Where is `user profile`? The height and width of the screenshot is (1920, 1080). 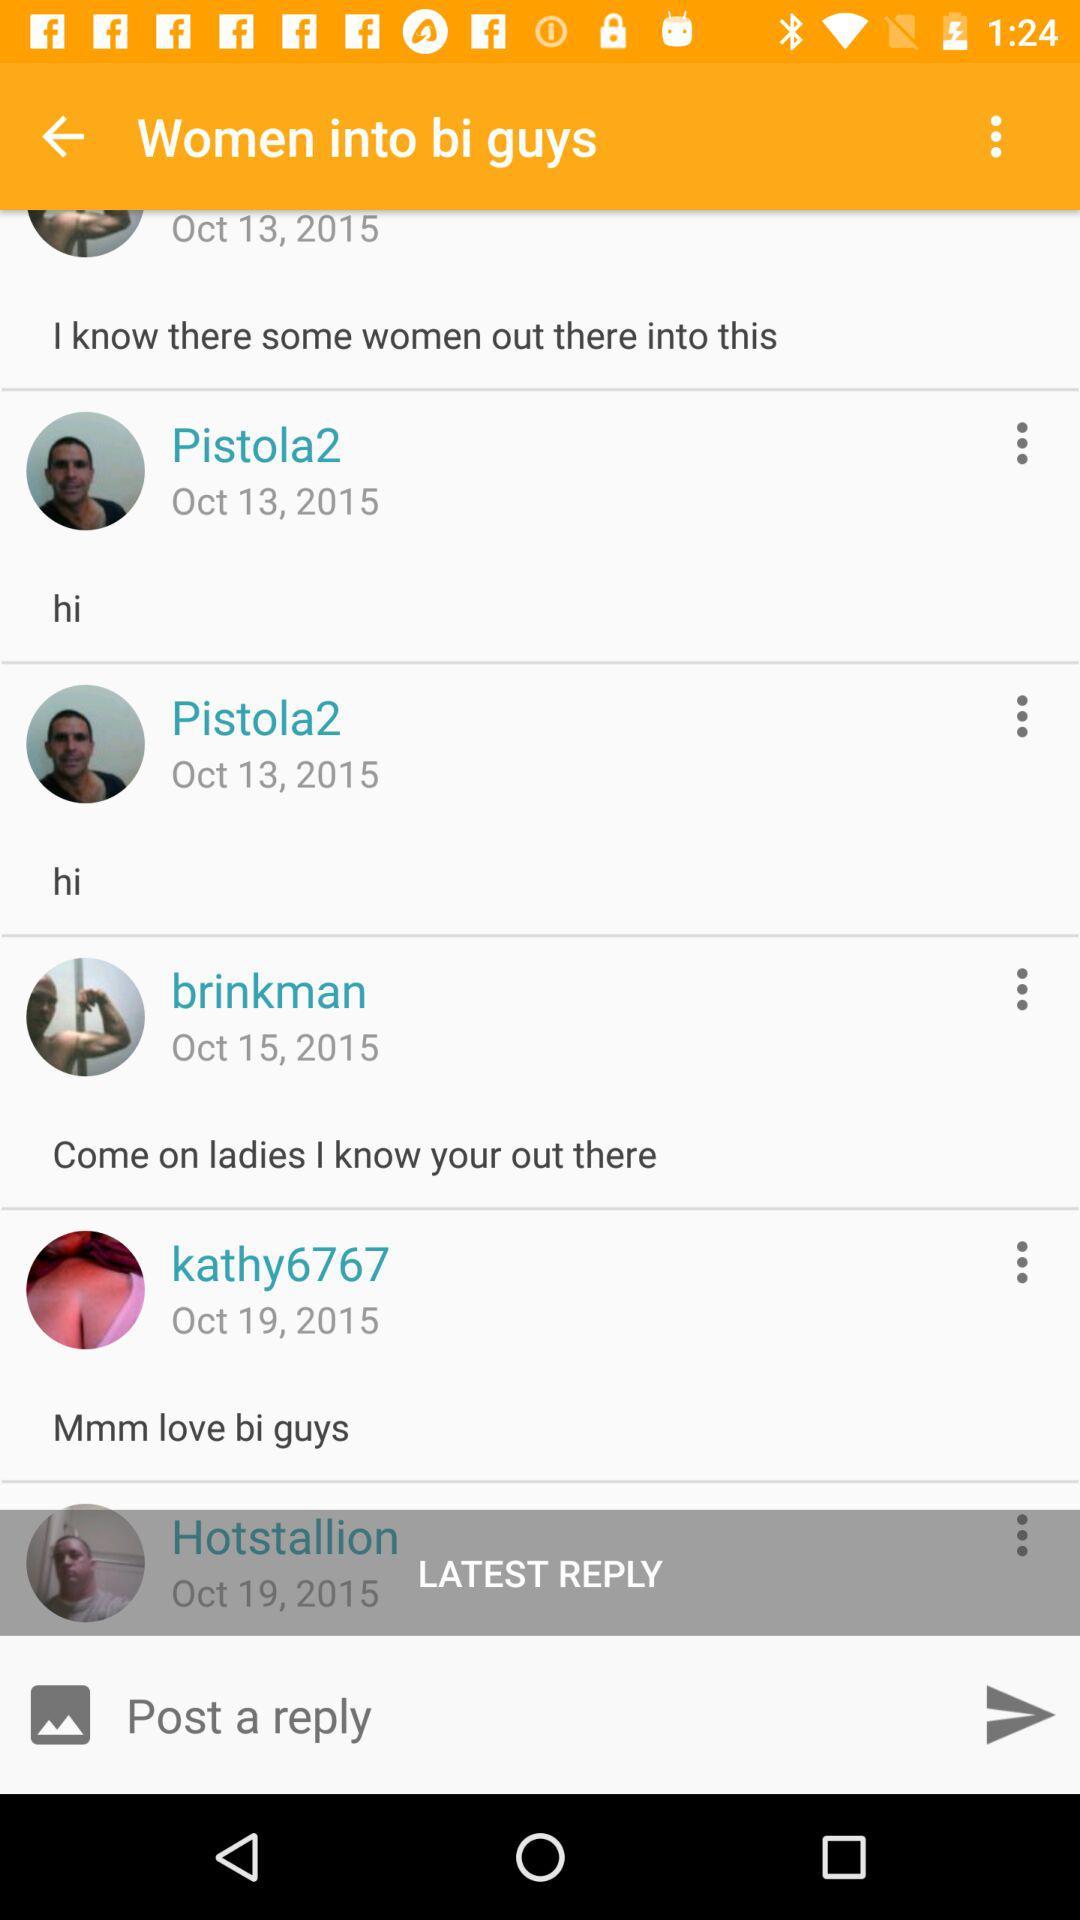 user profile is located at coordinates (84, 1290).